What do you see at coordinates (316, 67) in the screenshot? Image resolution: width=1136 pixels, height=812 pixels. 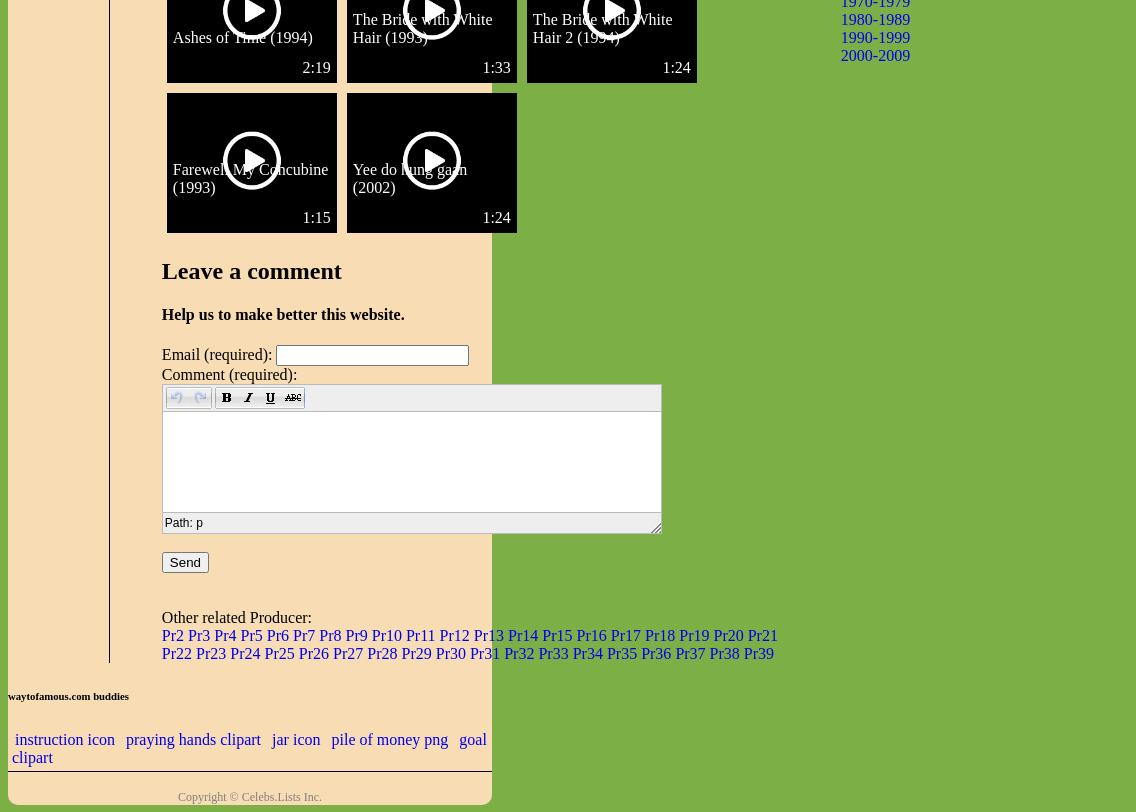 I see `'2:19'` at bounding box center [316, 67].